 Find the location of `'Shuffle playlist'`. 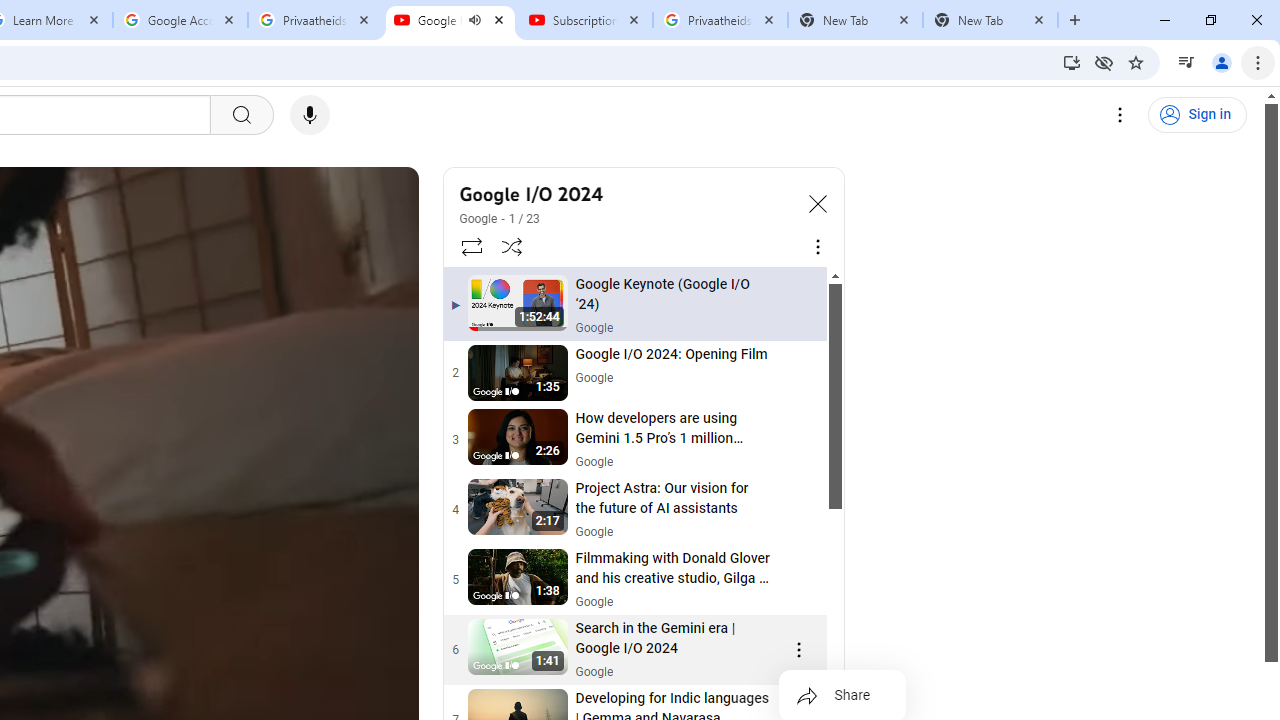

'Shuffle playlist' is located at coordinates (512, 245).